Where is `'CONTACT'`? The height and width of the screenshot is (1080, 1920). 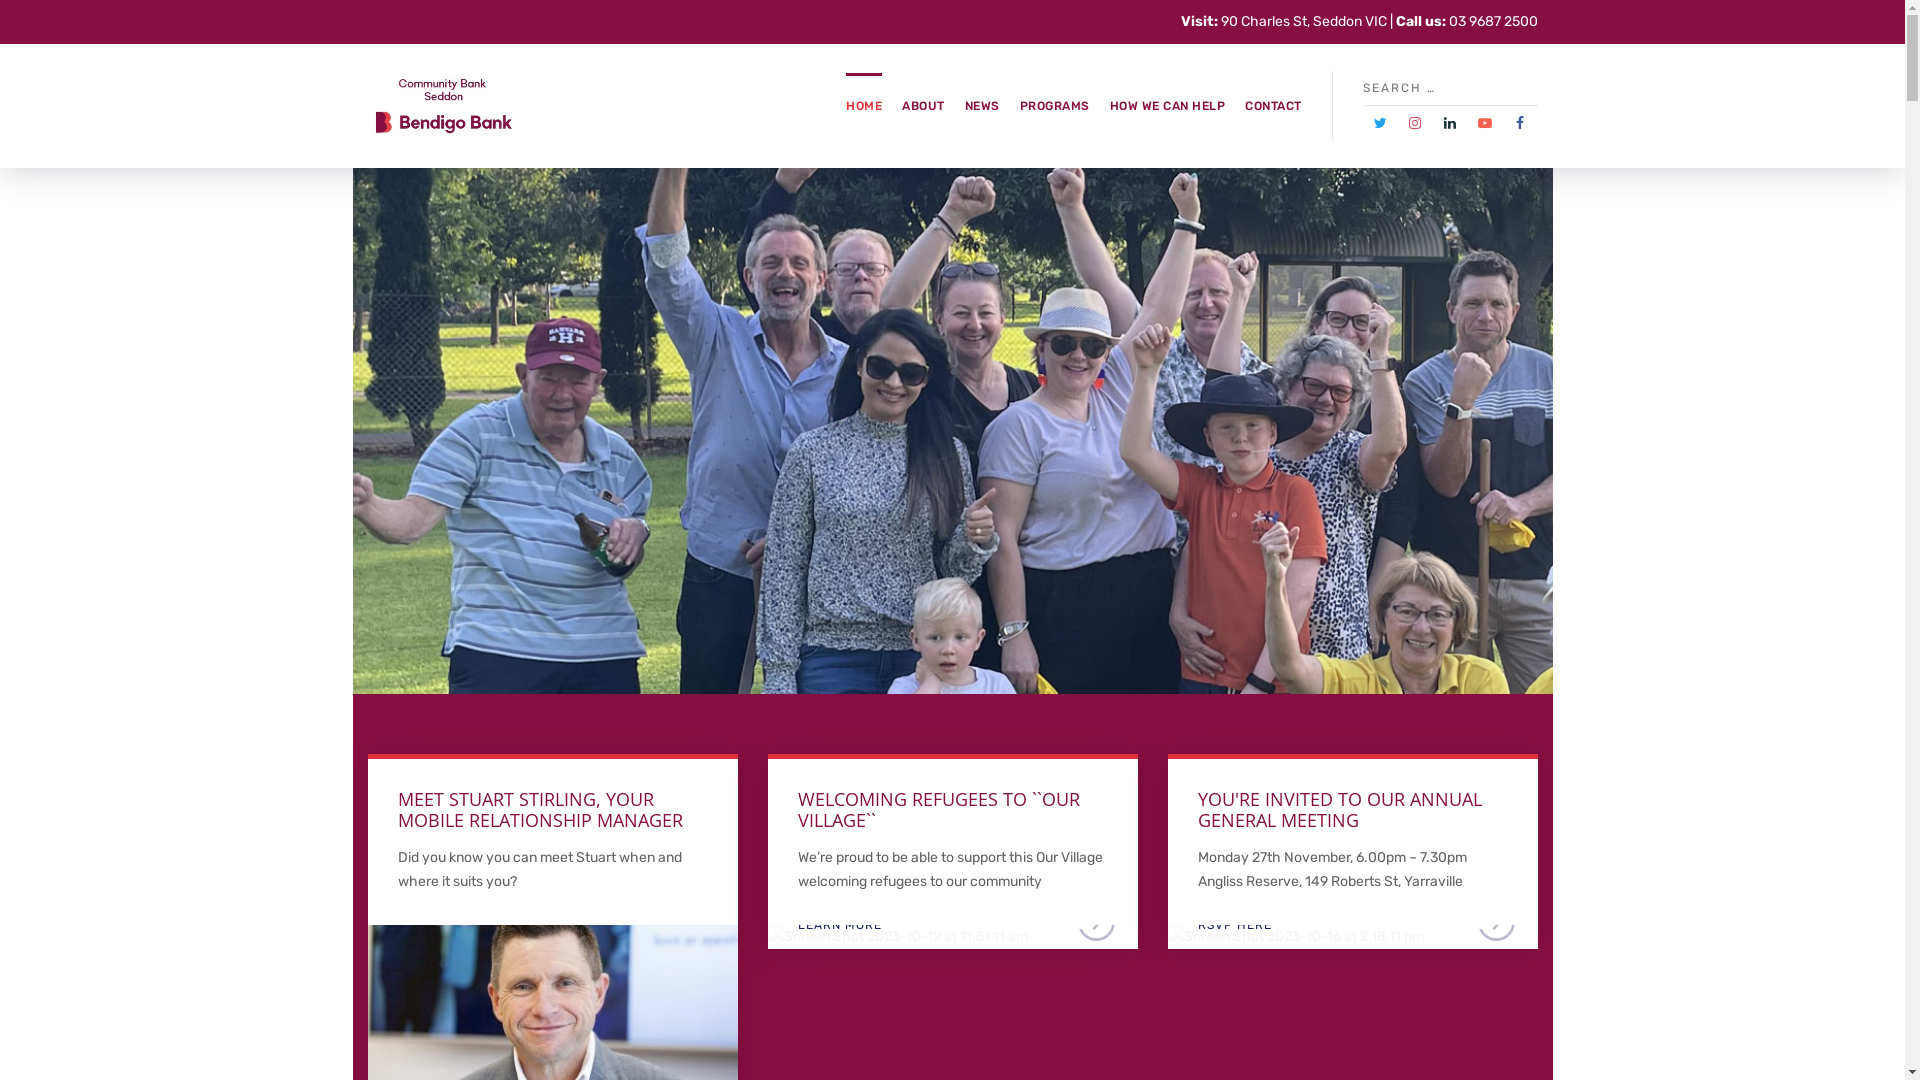
'CONTACT' is located at coordinates (1272, 106).